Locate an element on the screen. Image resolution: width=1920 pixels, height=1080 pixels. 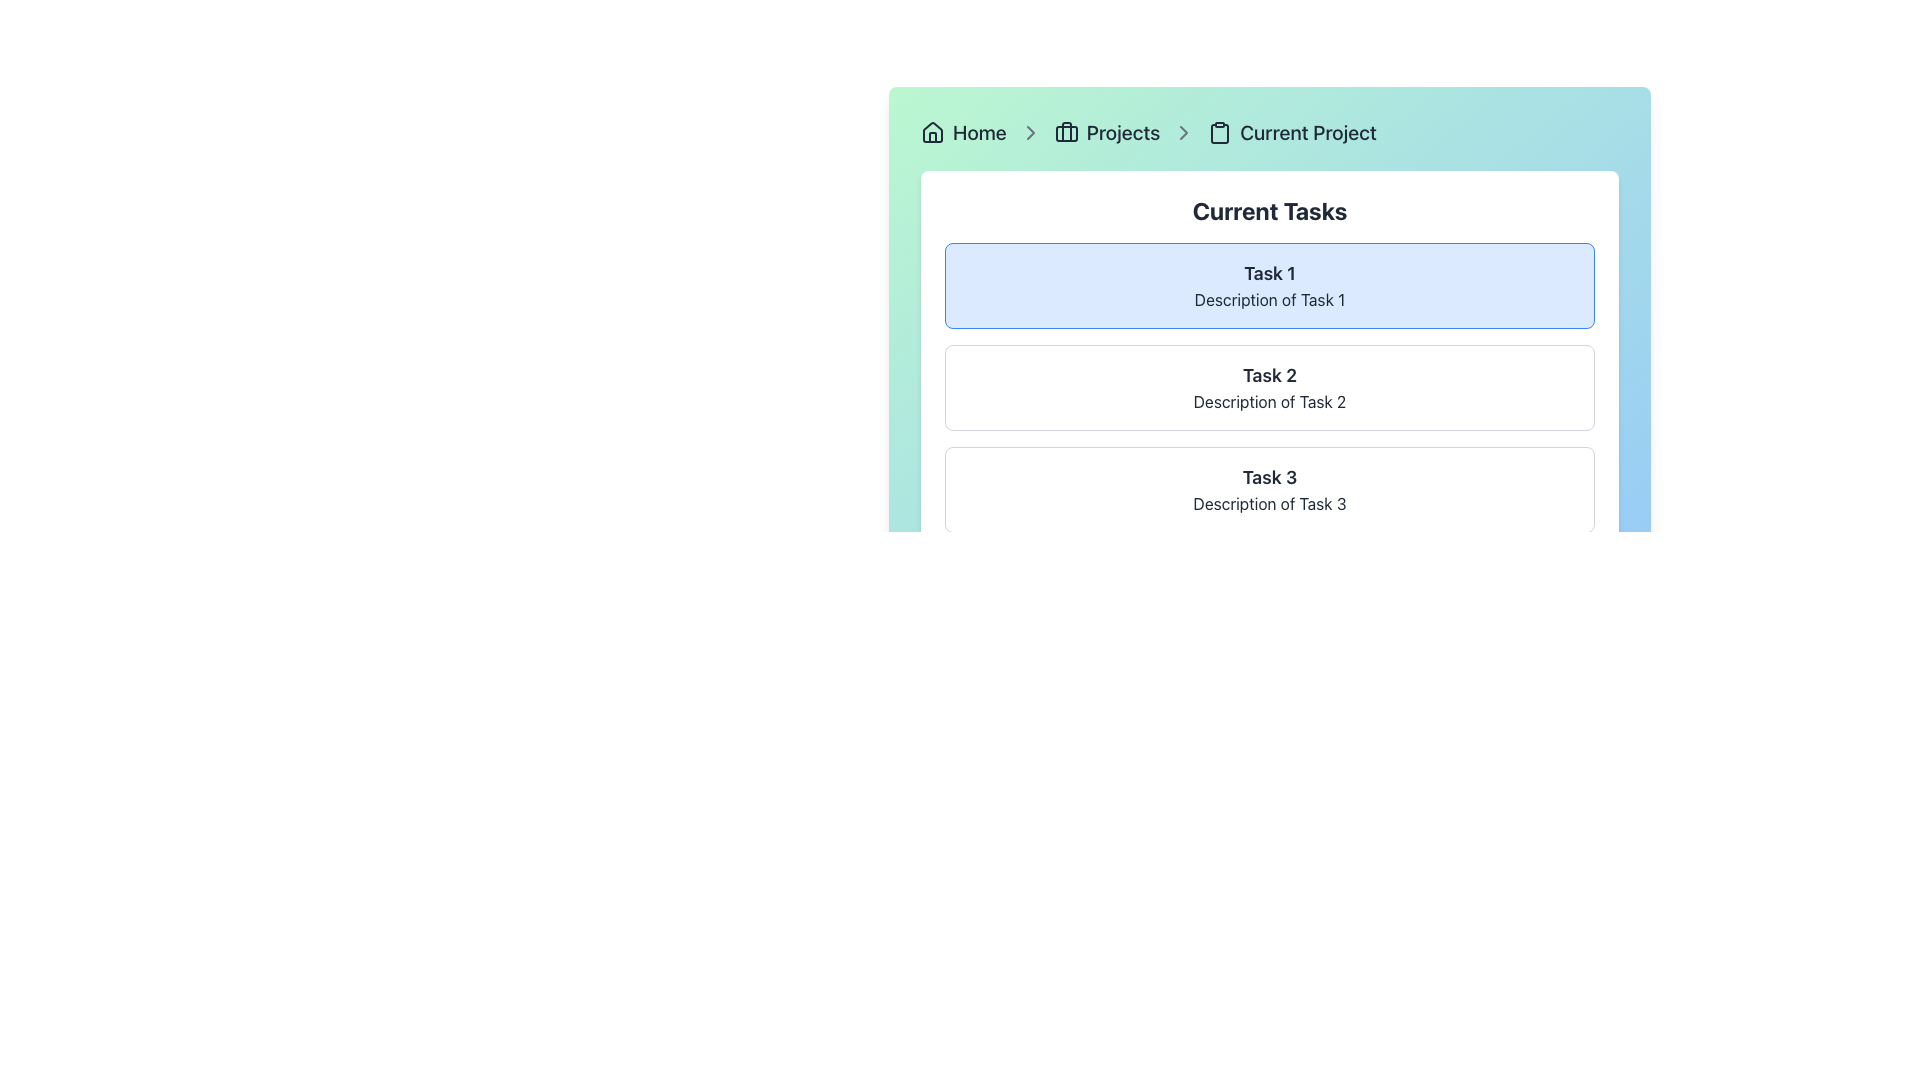
the 'Home' interactive text link in the breadcrumb navigation is located at coordinates (979, 132).